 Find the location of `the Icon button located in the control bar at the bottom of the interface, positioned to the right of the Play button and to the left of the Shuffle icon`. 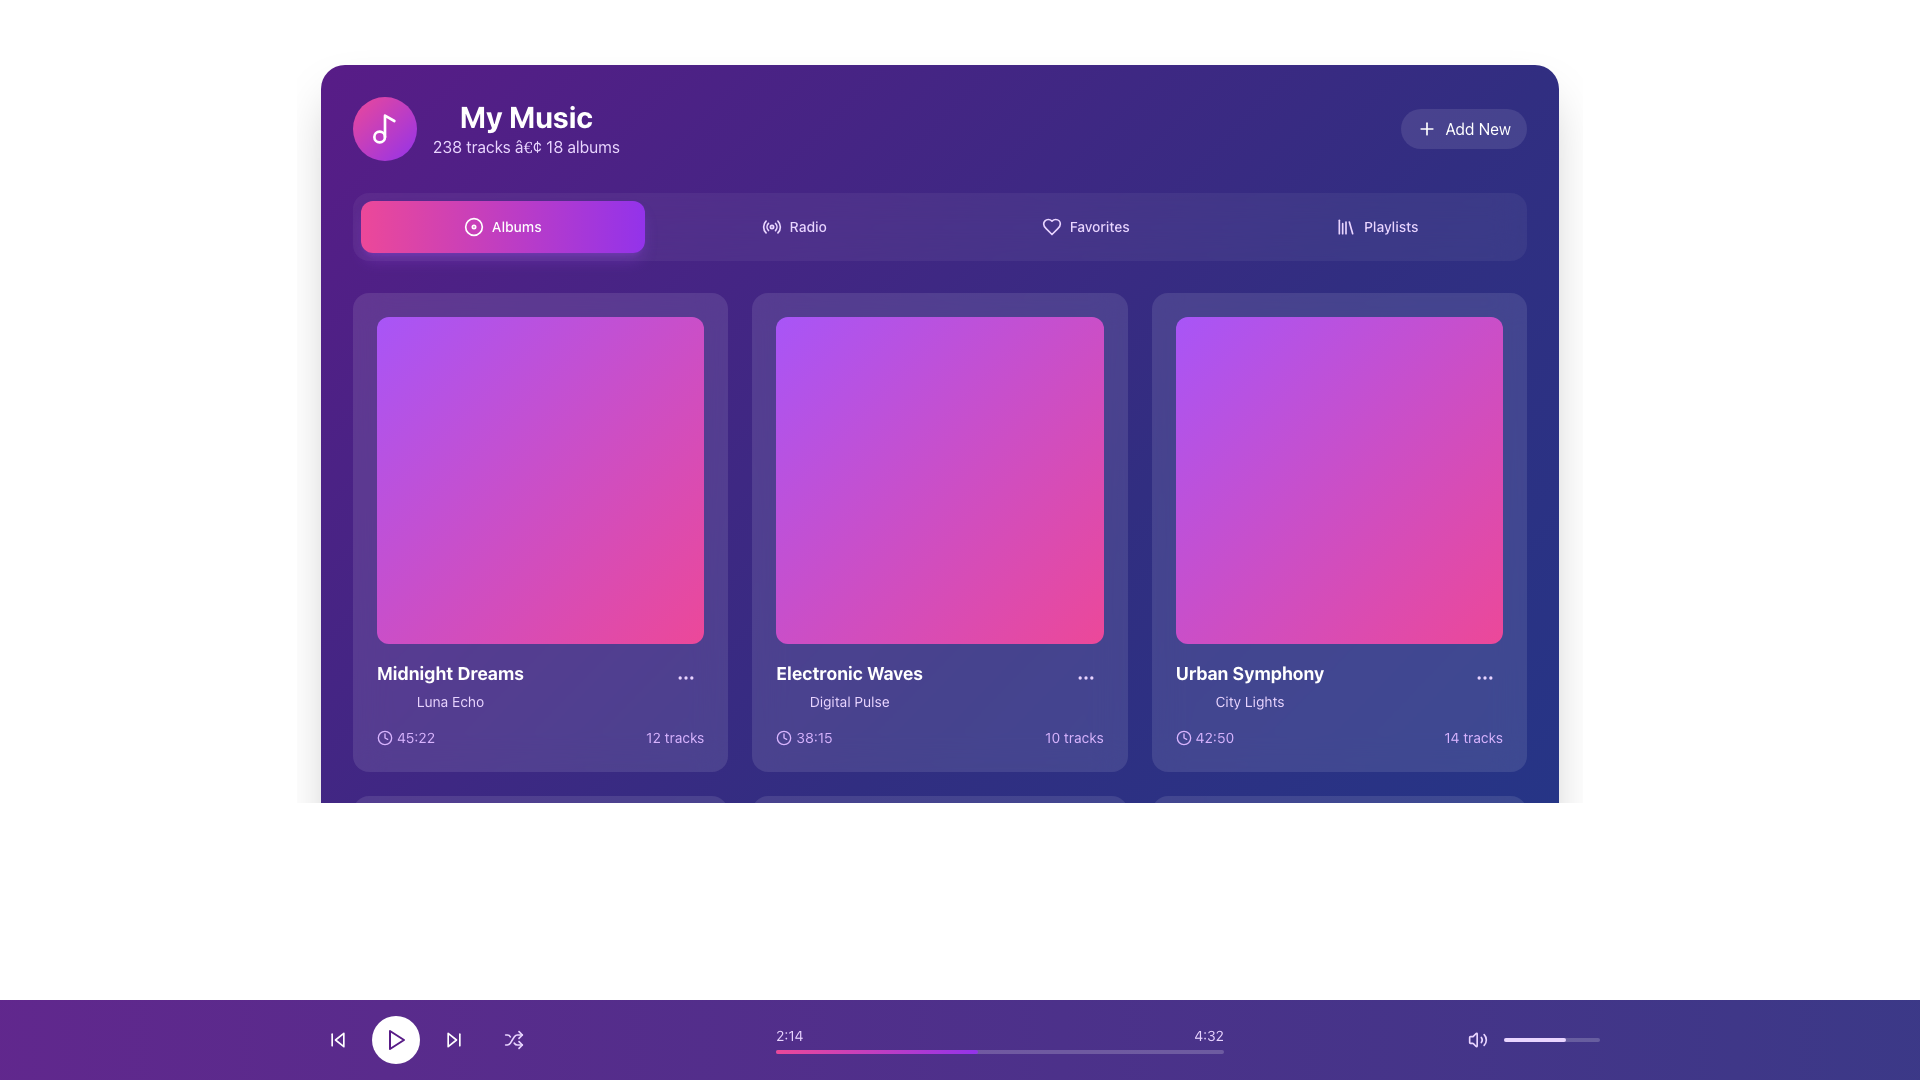

the Icon button located in the control bar at the bottom of the interface, positioned to the right of the Play button and to the left of the Shuffle icon is located at coordinates (453, 1039).